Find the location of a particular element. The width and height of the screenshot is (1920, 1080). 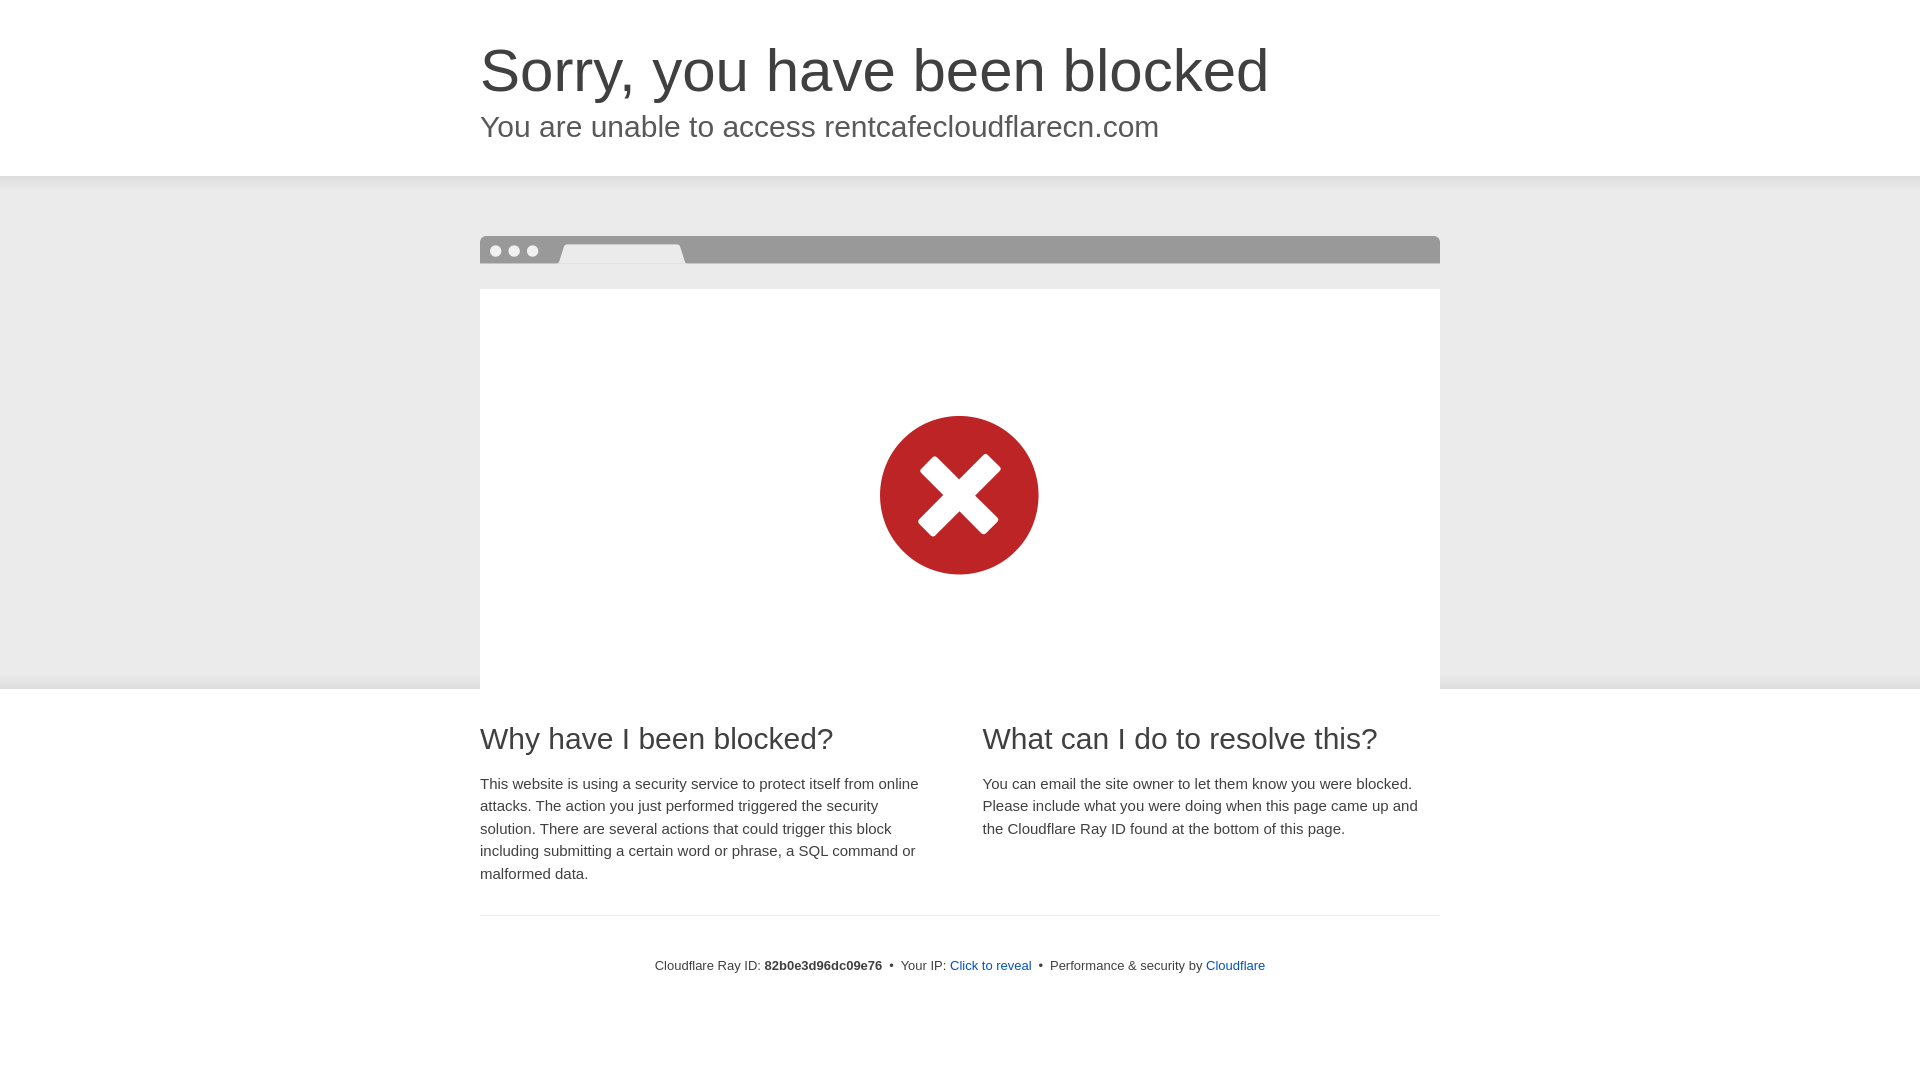

'Cloudflare' is located at coordinates (1234, 964).